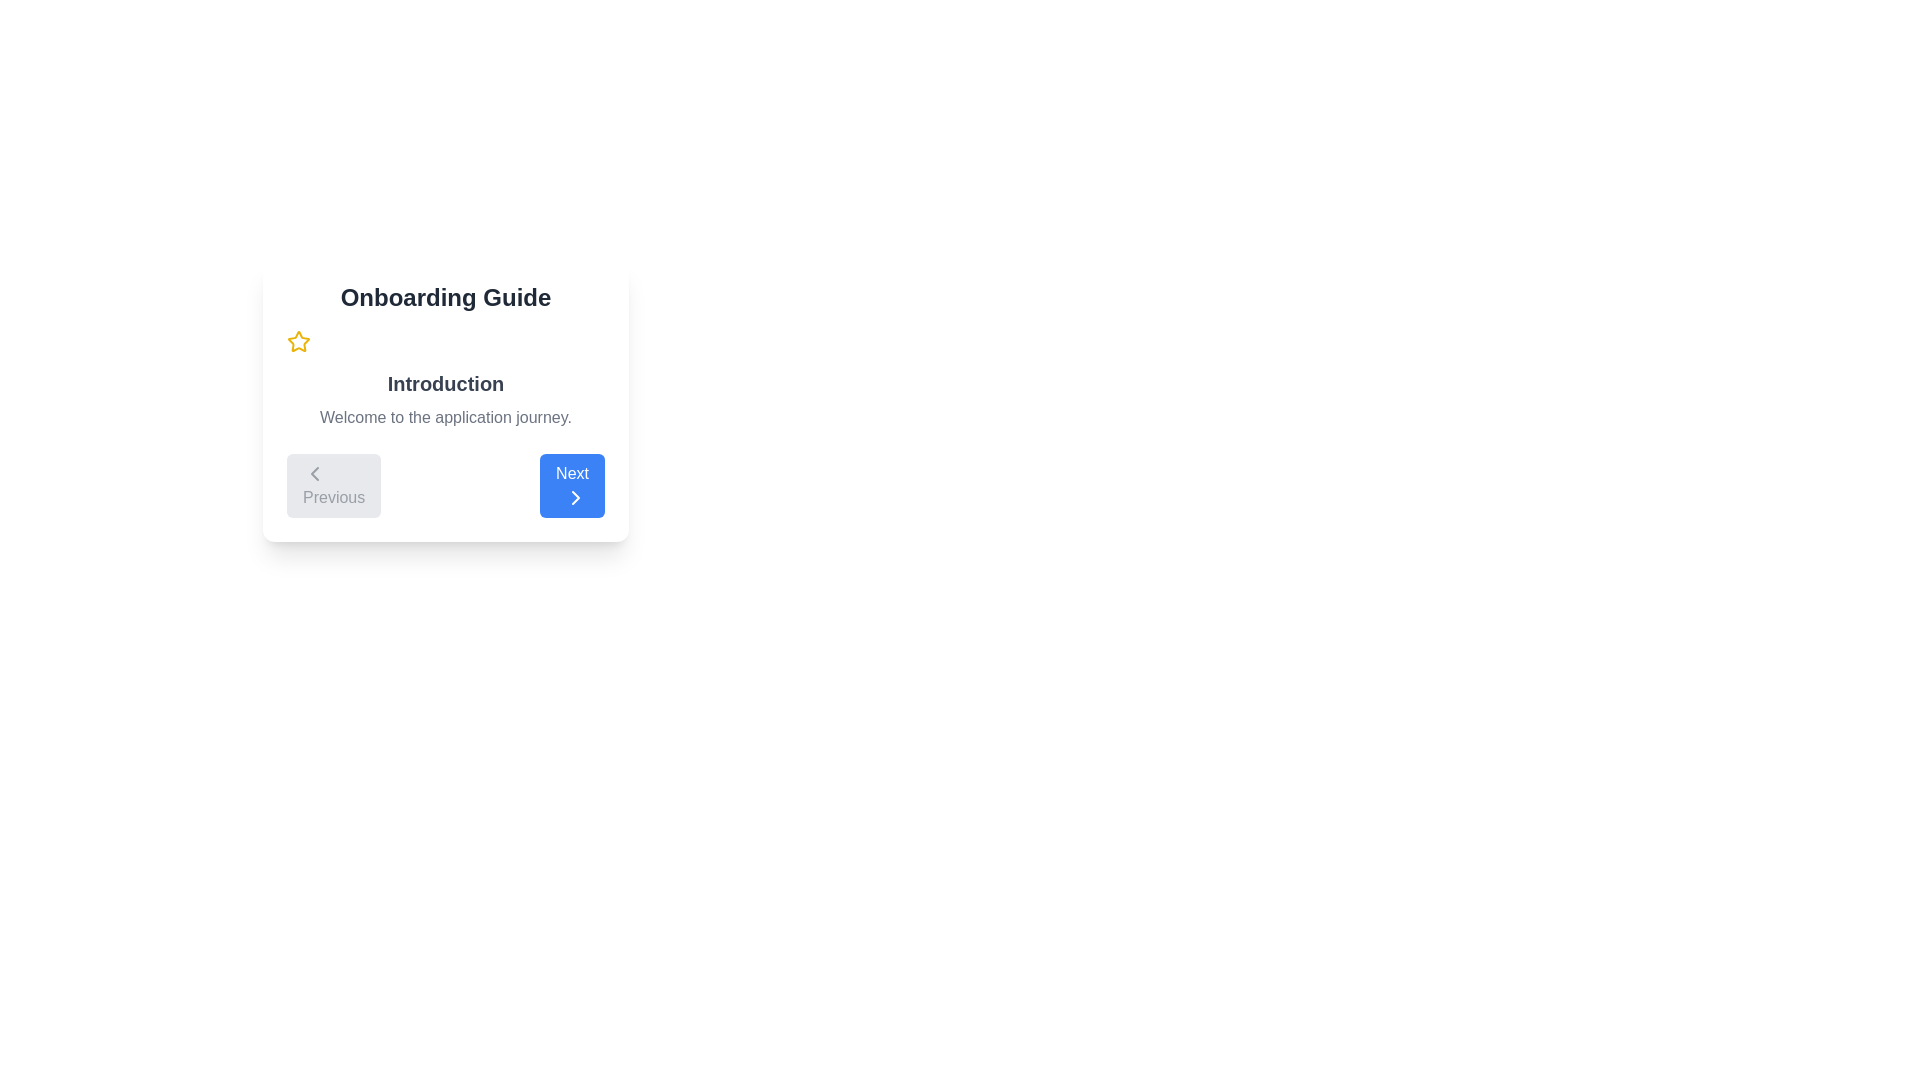  Describe the element at coordinates (314, 474) in the screenshot. I see `the leftward-pointing arrow icon, which is a minimalist gray chevron located to the left of the 'Previous' button in the 'Onboarding Guide' panel` at that location.